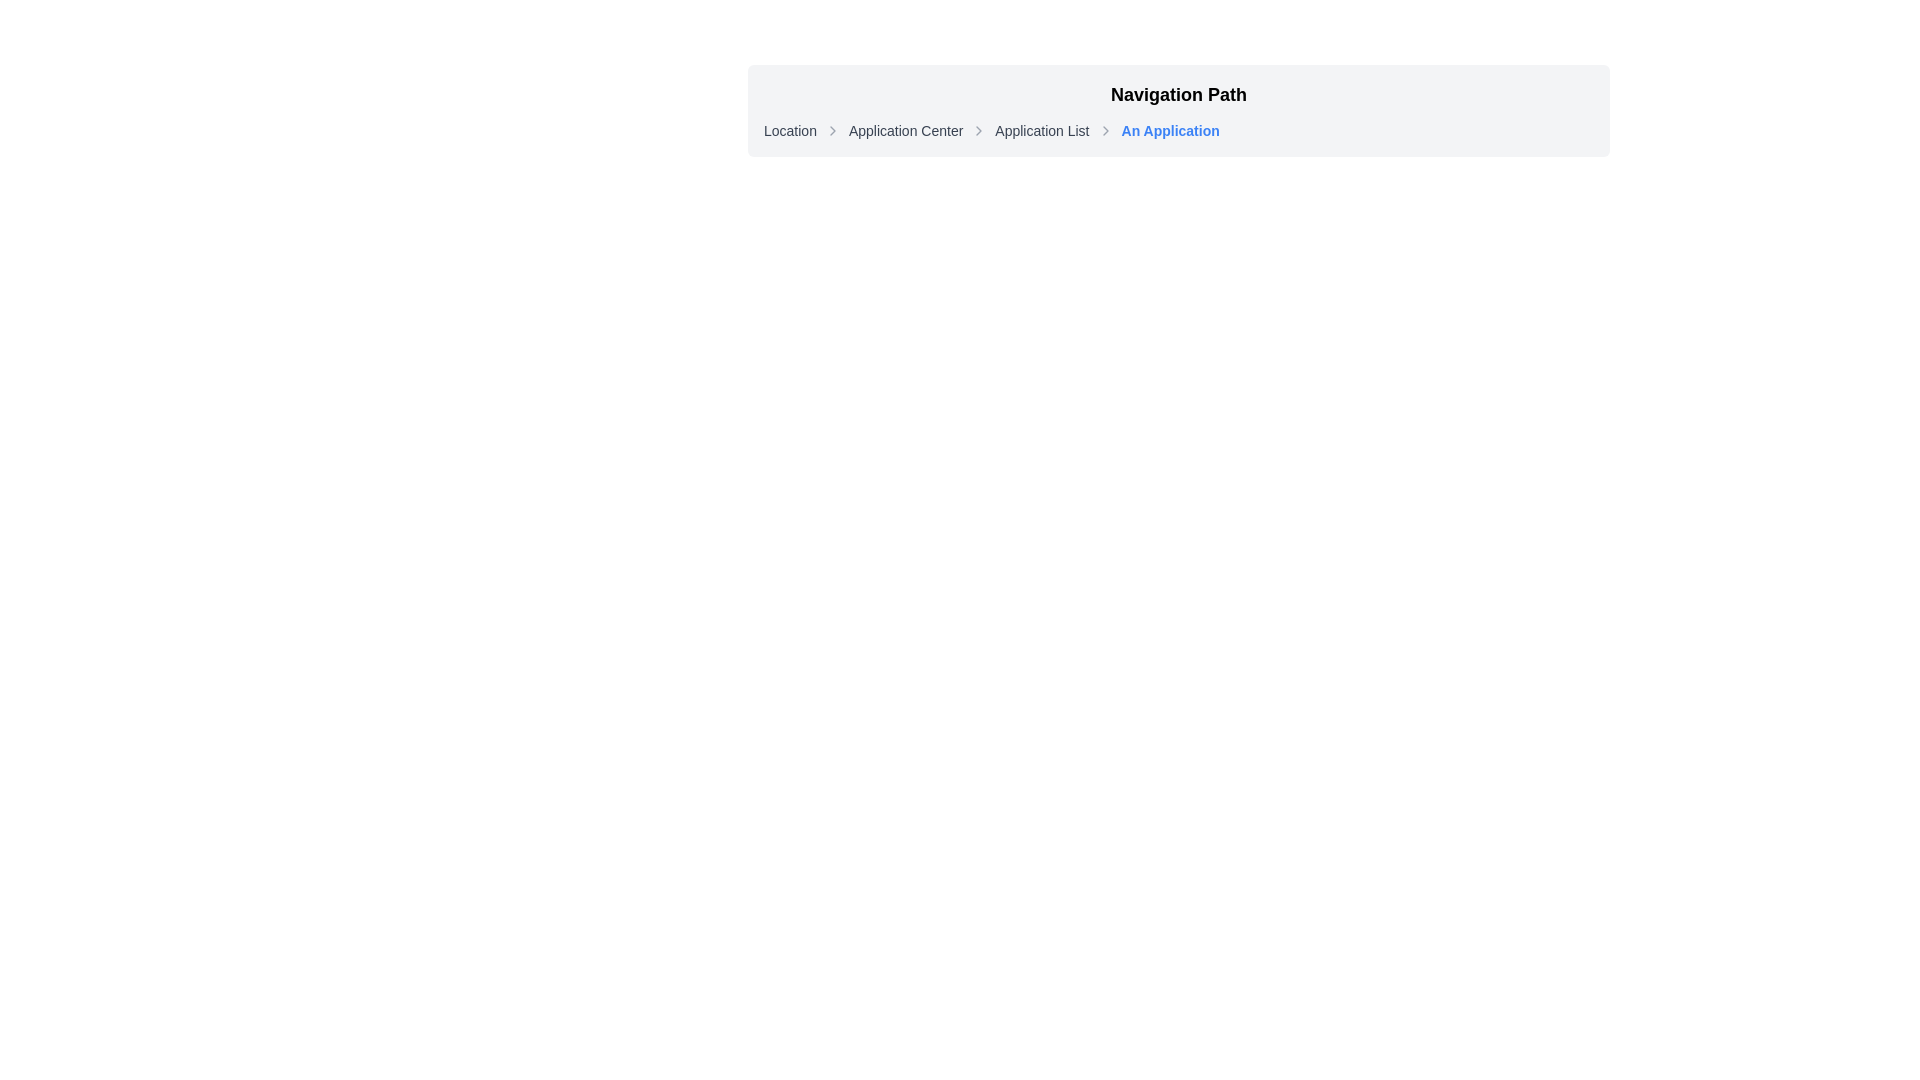  What do you see at coordinates (1179, 111) in the screenshot?
I see `the links in the Breadcrumb Navigation Bar located near the top-center of the interface` at bounding box center [1179, 111].